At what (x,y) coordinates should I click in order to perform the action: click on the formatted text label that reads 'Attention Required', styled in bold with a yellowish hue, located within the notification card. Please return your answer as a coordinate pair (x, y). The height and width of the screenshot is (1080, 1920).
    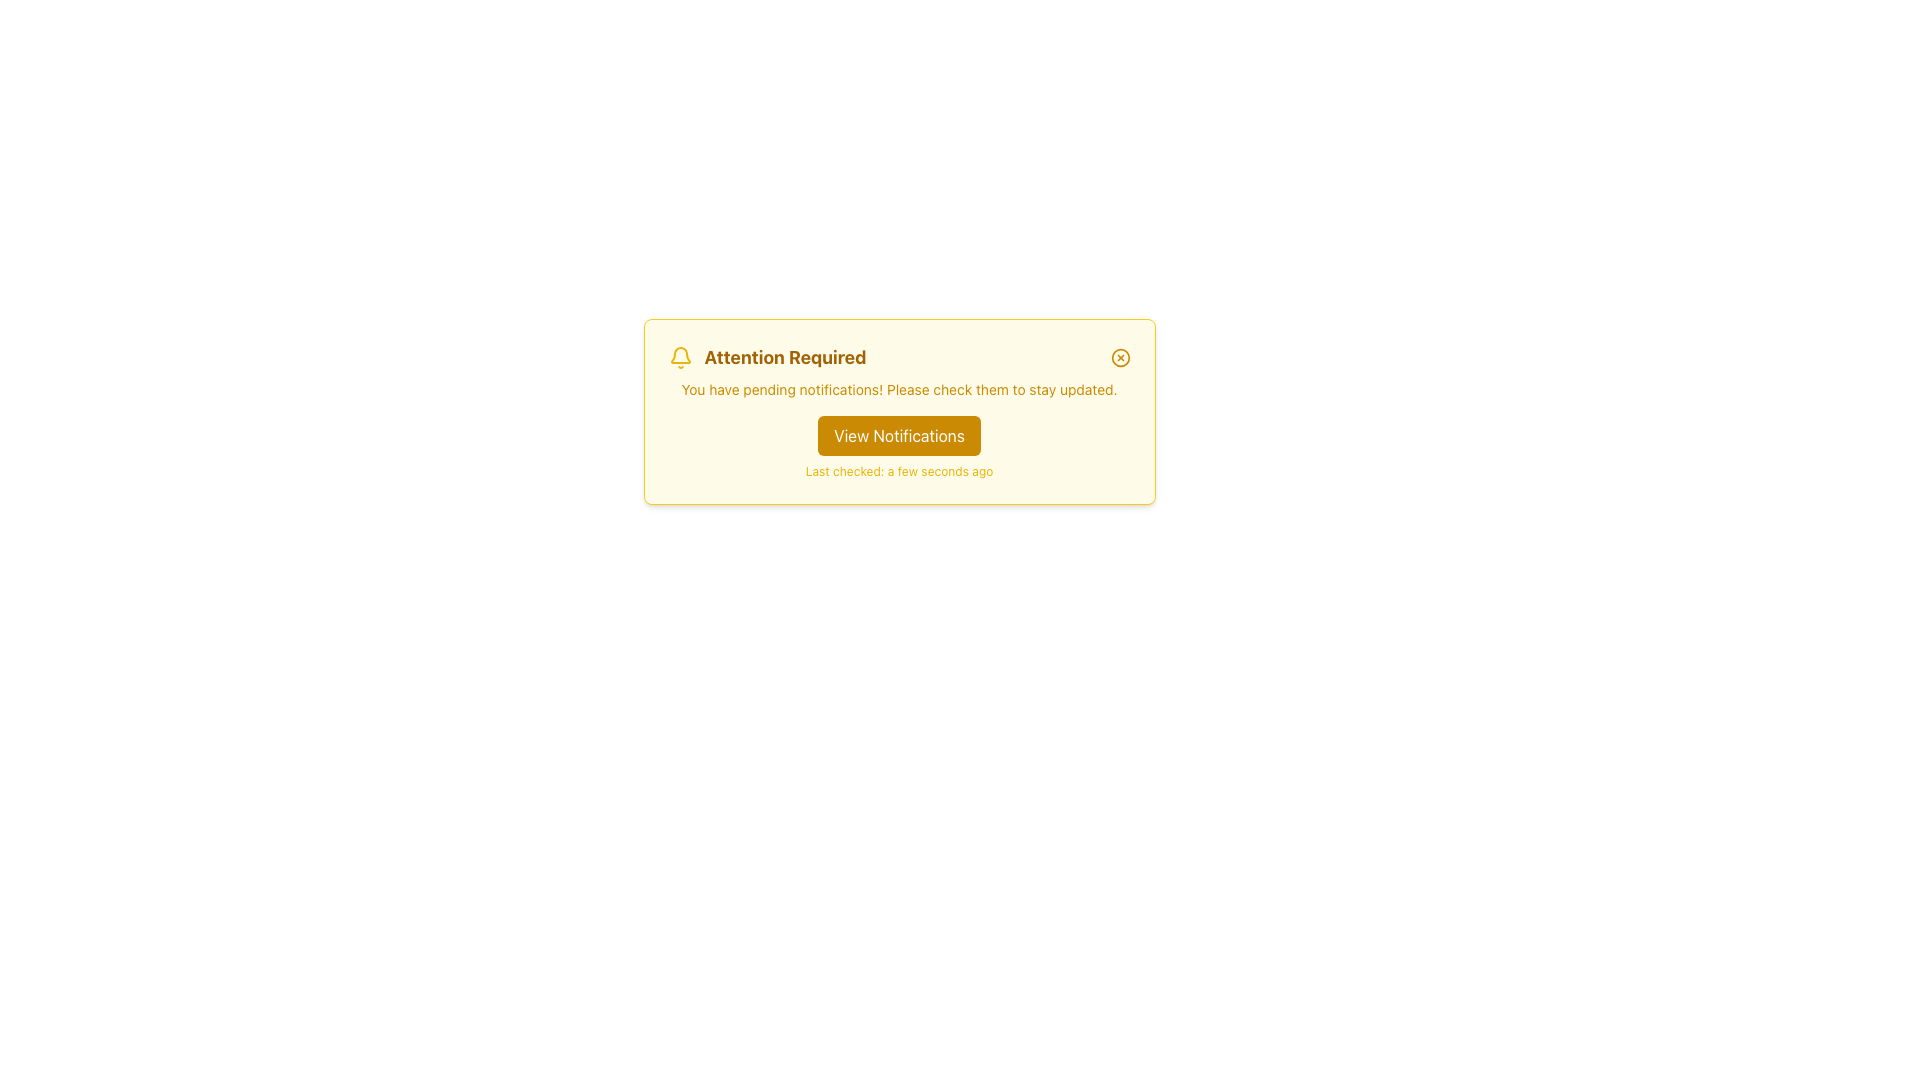
    Looking at the image, I should click on (784, 357).